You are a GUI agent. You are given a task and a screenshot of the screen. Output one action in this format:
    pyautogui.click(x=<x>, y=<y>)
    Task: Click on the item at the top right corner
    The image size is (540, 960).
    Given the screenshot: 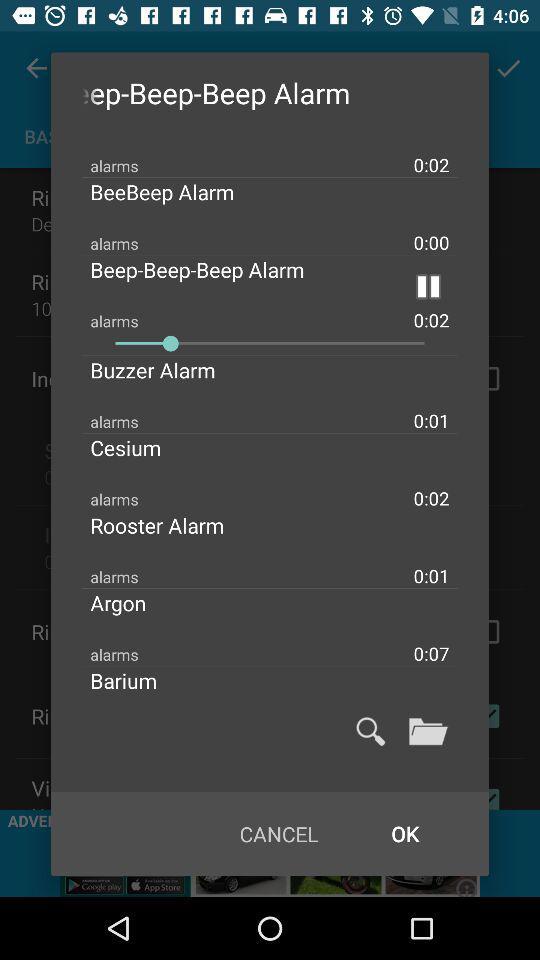 What is the action you would take?
    pyautogui.click(x=427, y=285)
    